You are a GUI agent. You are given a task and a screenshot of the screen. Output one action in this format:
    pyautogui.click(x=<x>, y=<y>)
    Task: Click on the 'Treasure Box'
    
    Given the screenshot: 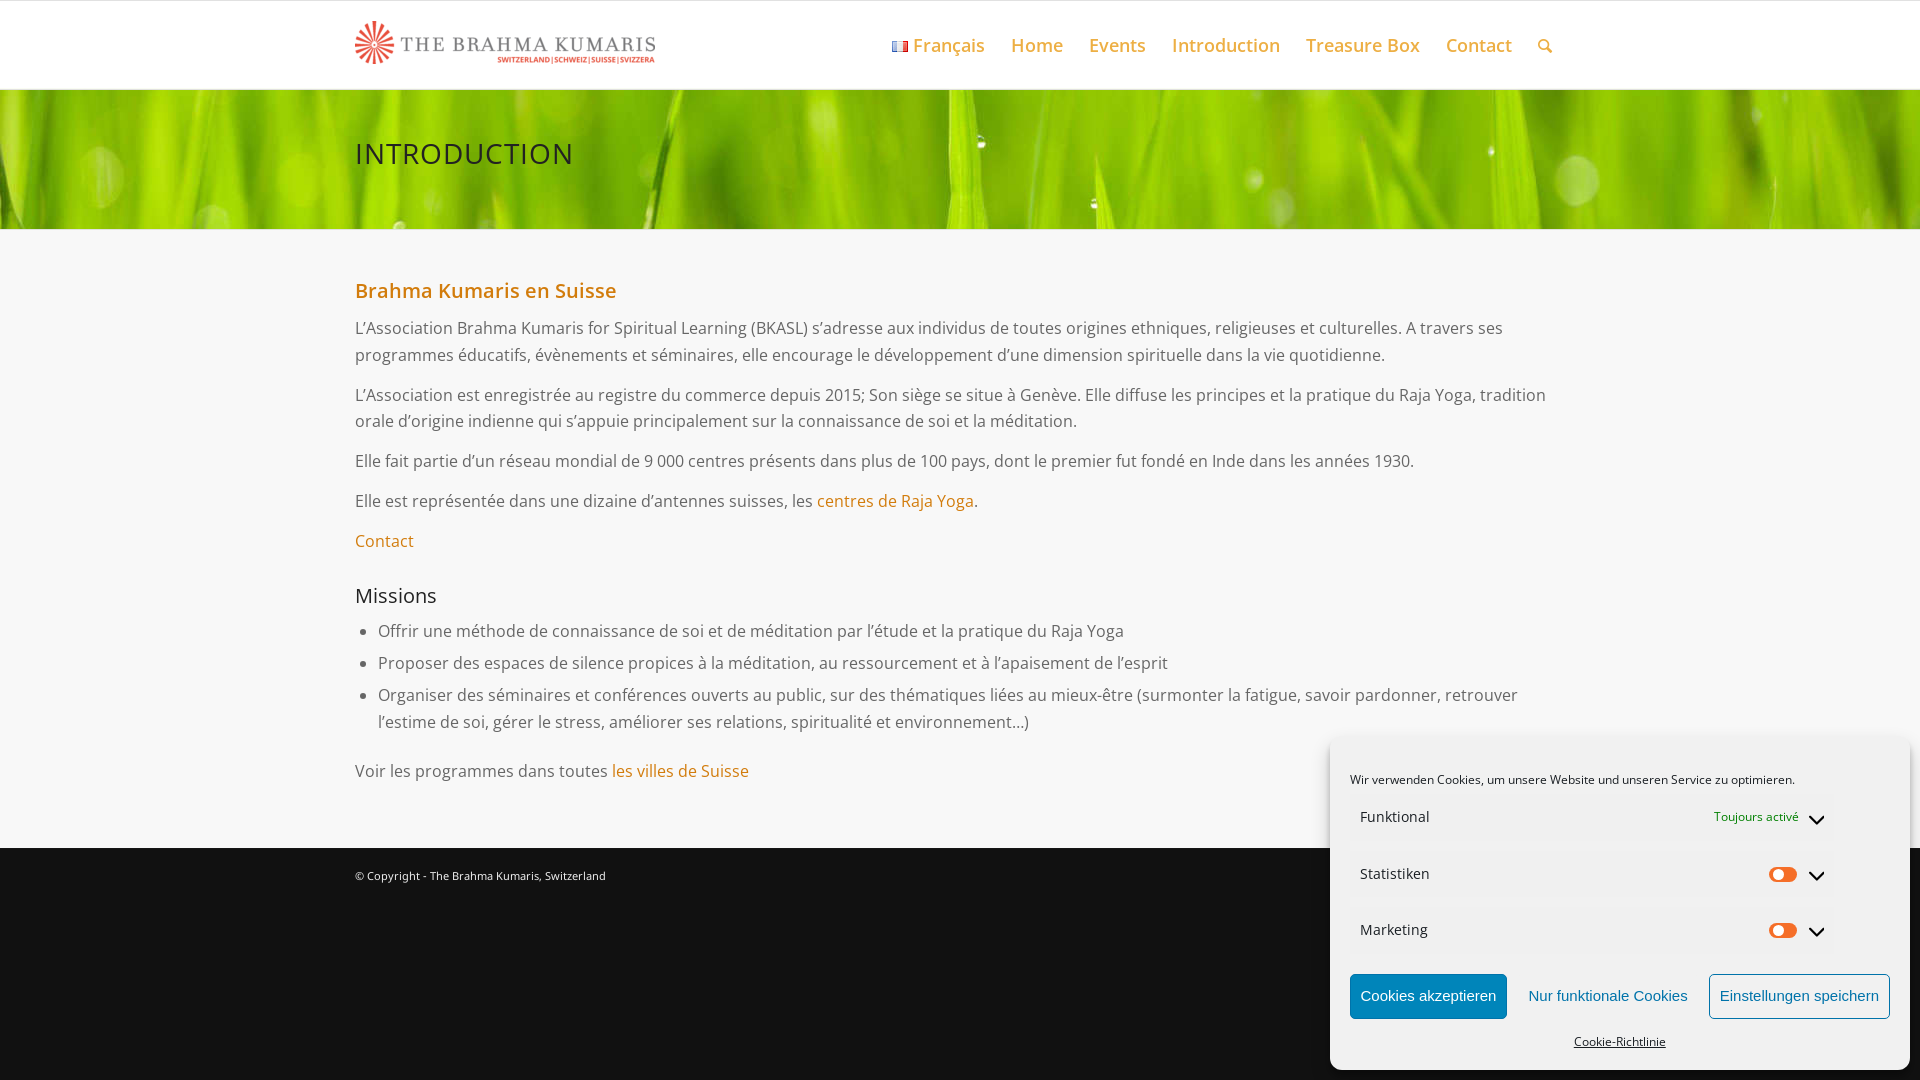 What is the action you would take?
    pyautogui.click(x=1362, y=45)
    